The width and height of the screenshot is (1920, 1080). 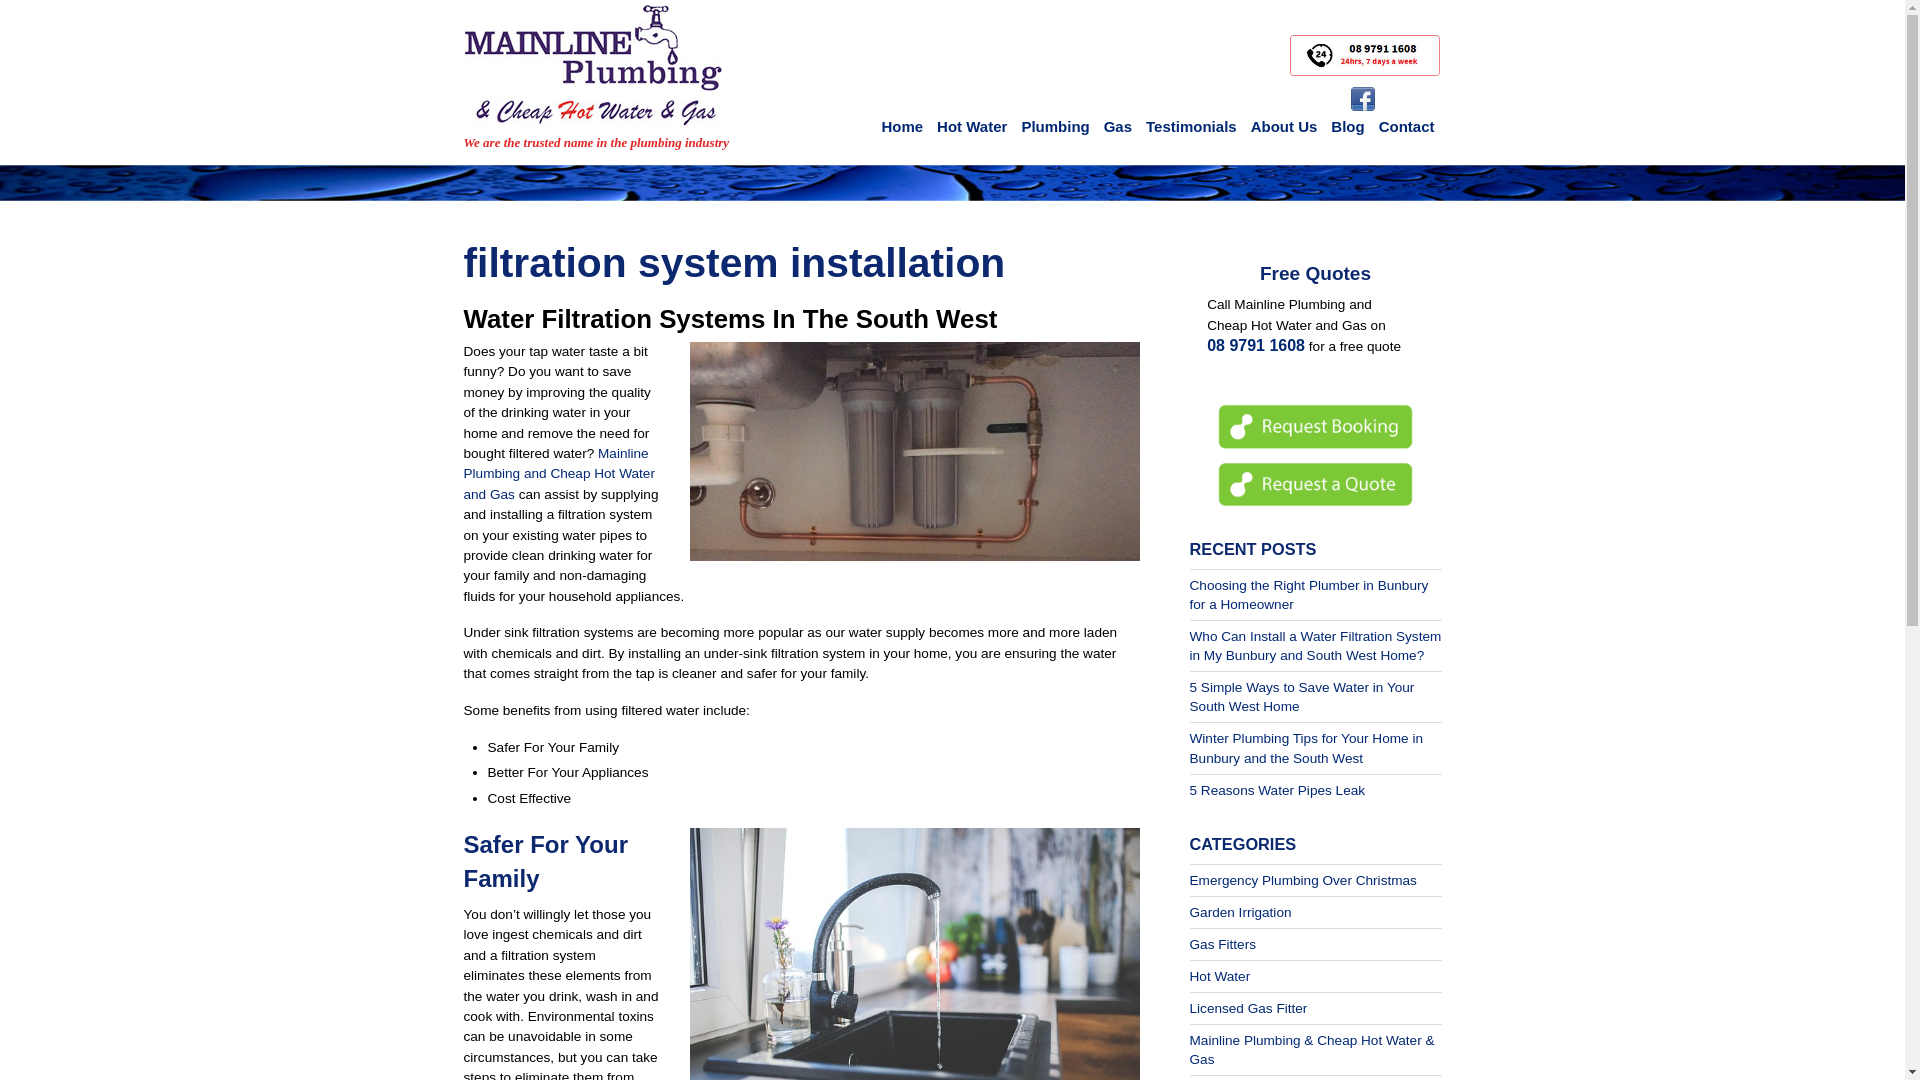 I want to click on '5 Reasons Water Pipes Leak', so click(x=1276, y=789).